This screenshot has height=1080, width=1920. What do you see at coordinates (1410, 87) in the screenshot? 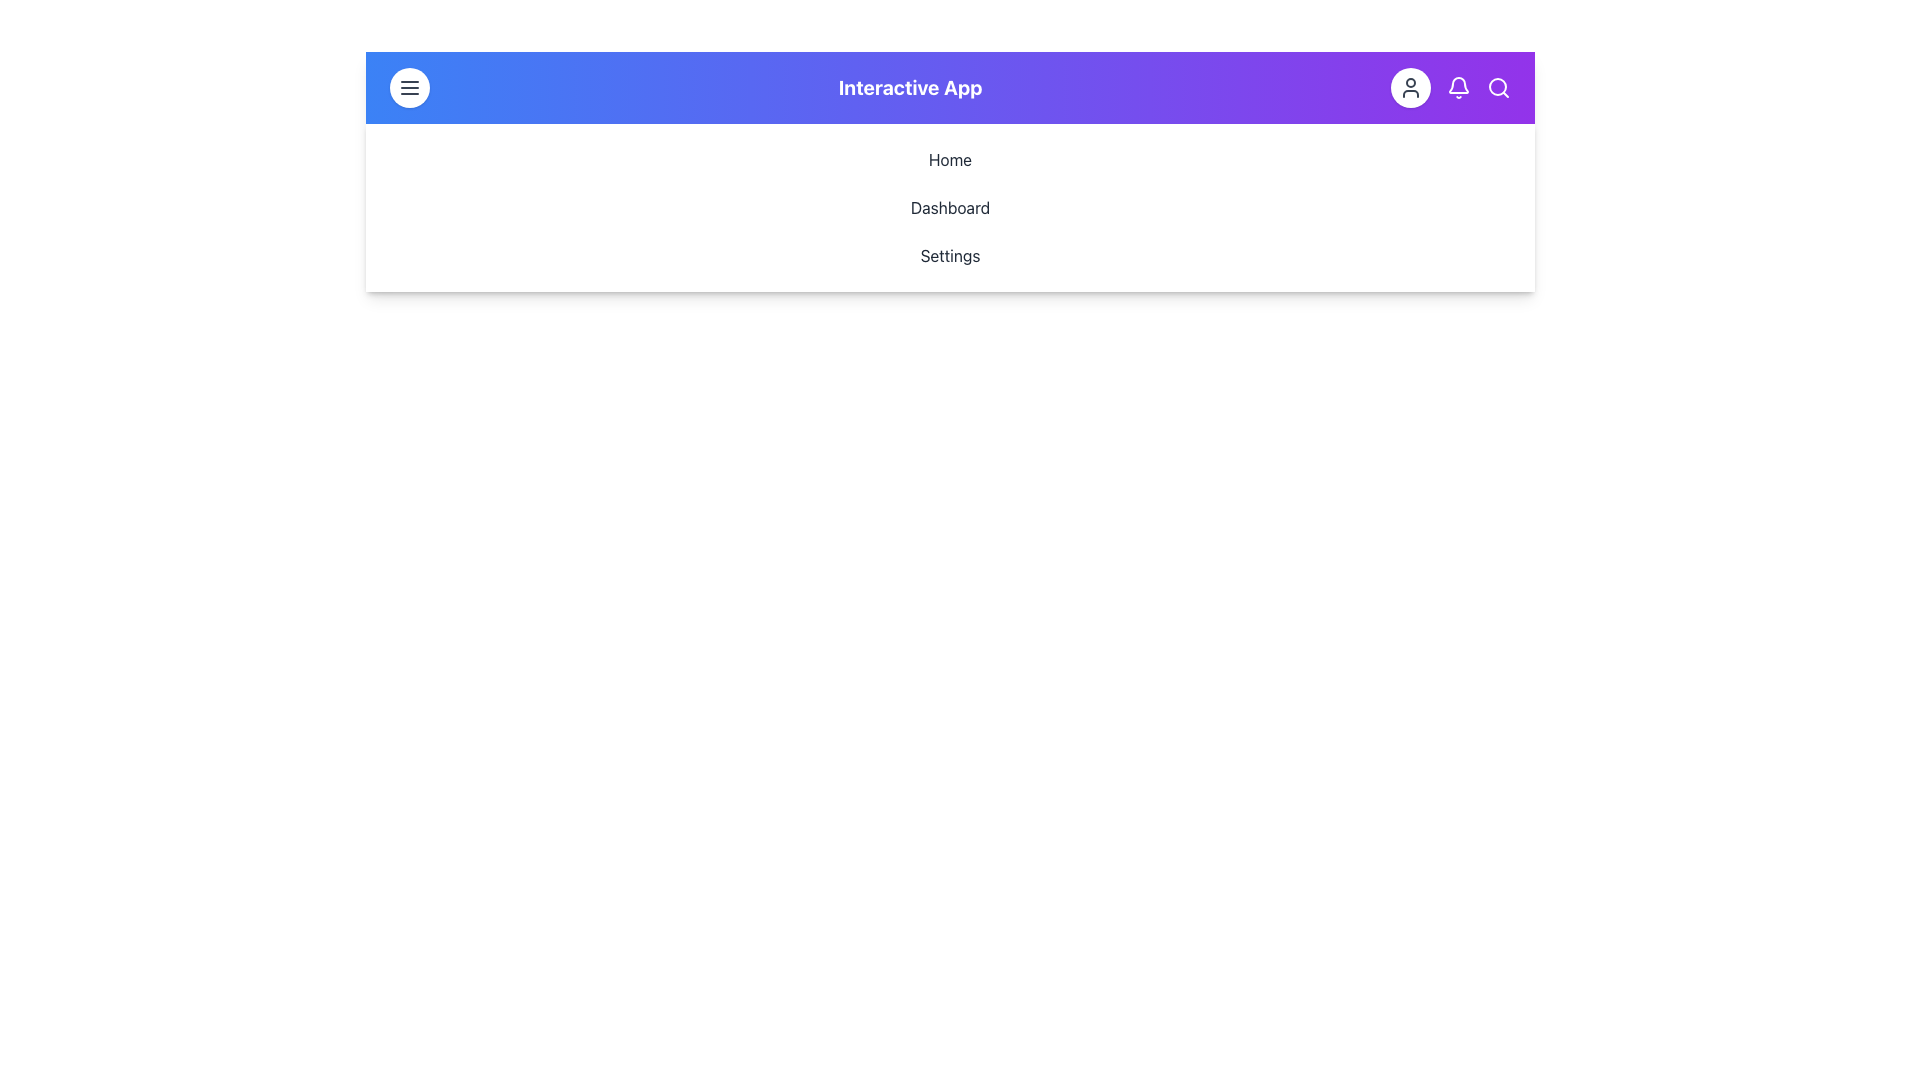
I see `the user profile icon located in the top right corner of the navigation bar` at bounding box center [1410, 87].